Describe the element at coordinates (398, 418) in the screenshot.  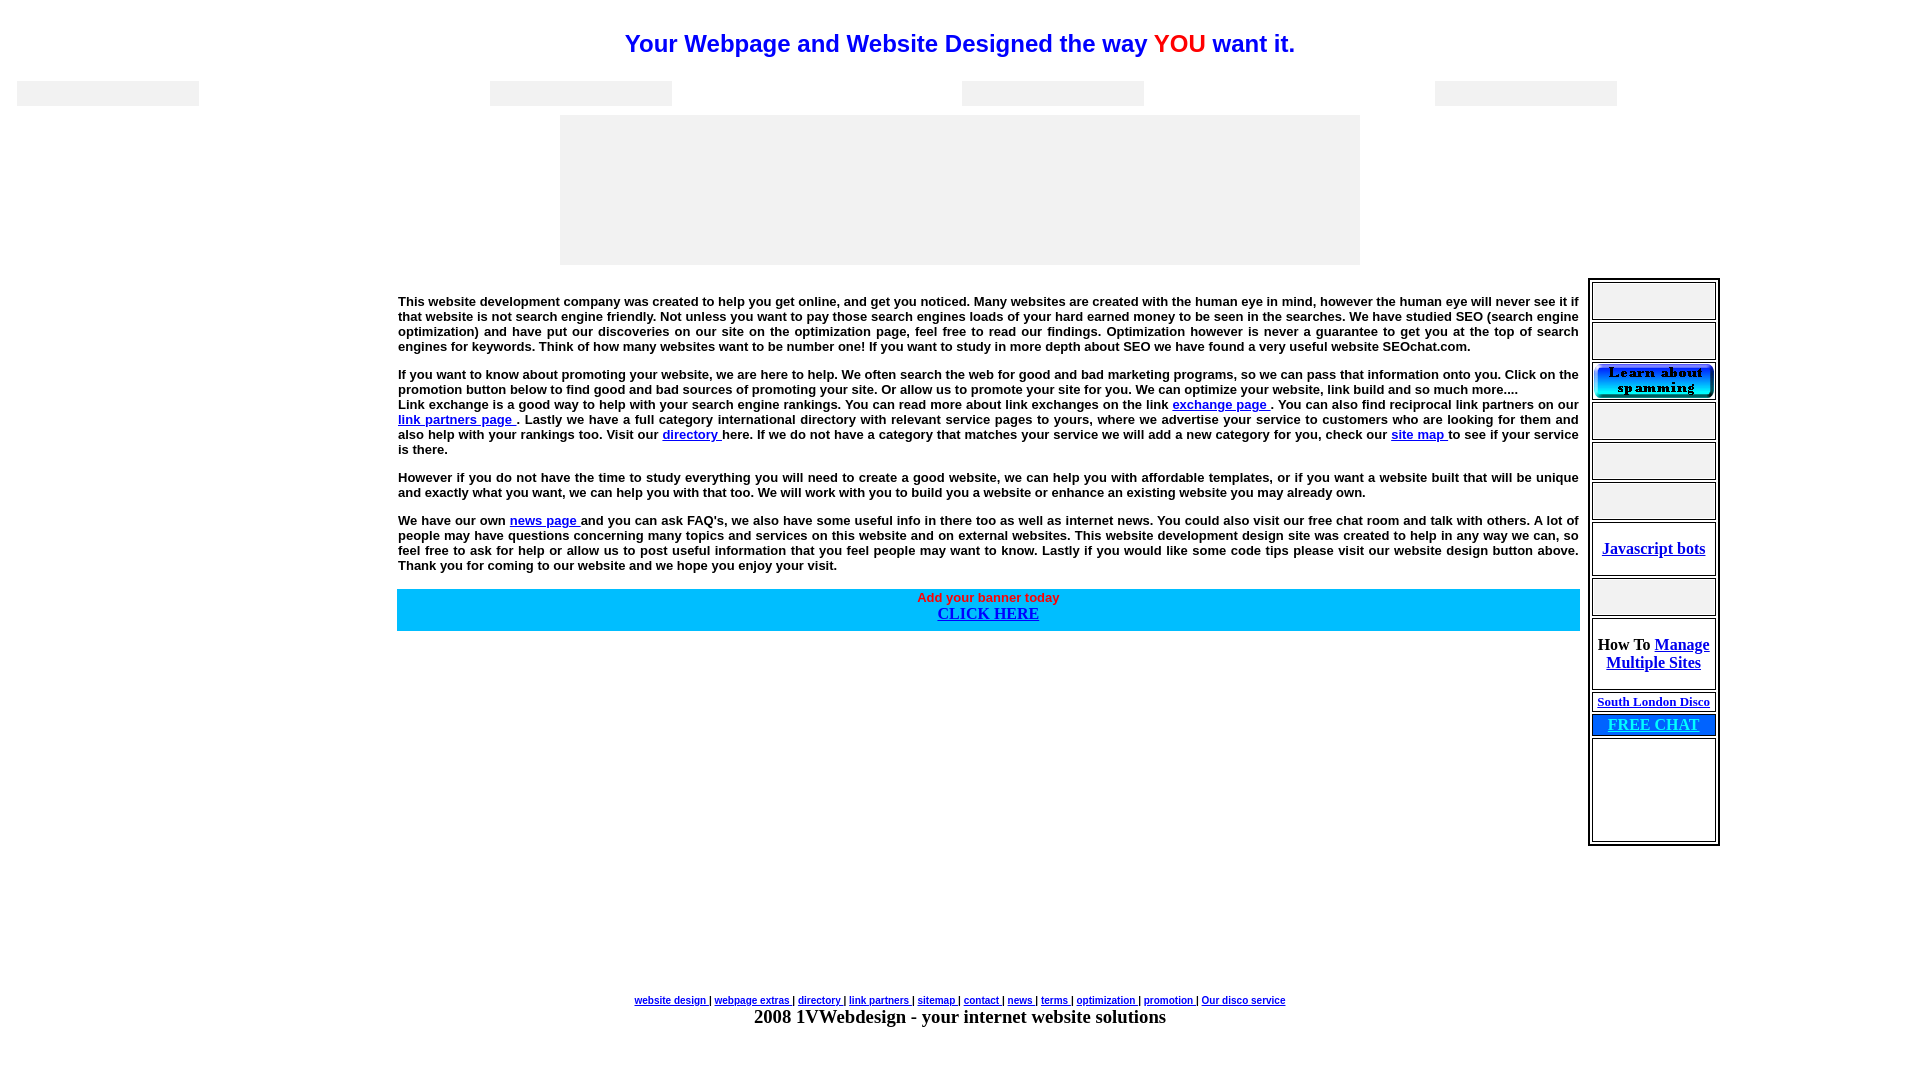
I see `'link partners page'` at that location.